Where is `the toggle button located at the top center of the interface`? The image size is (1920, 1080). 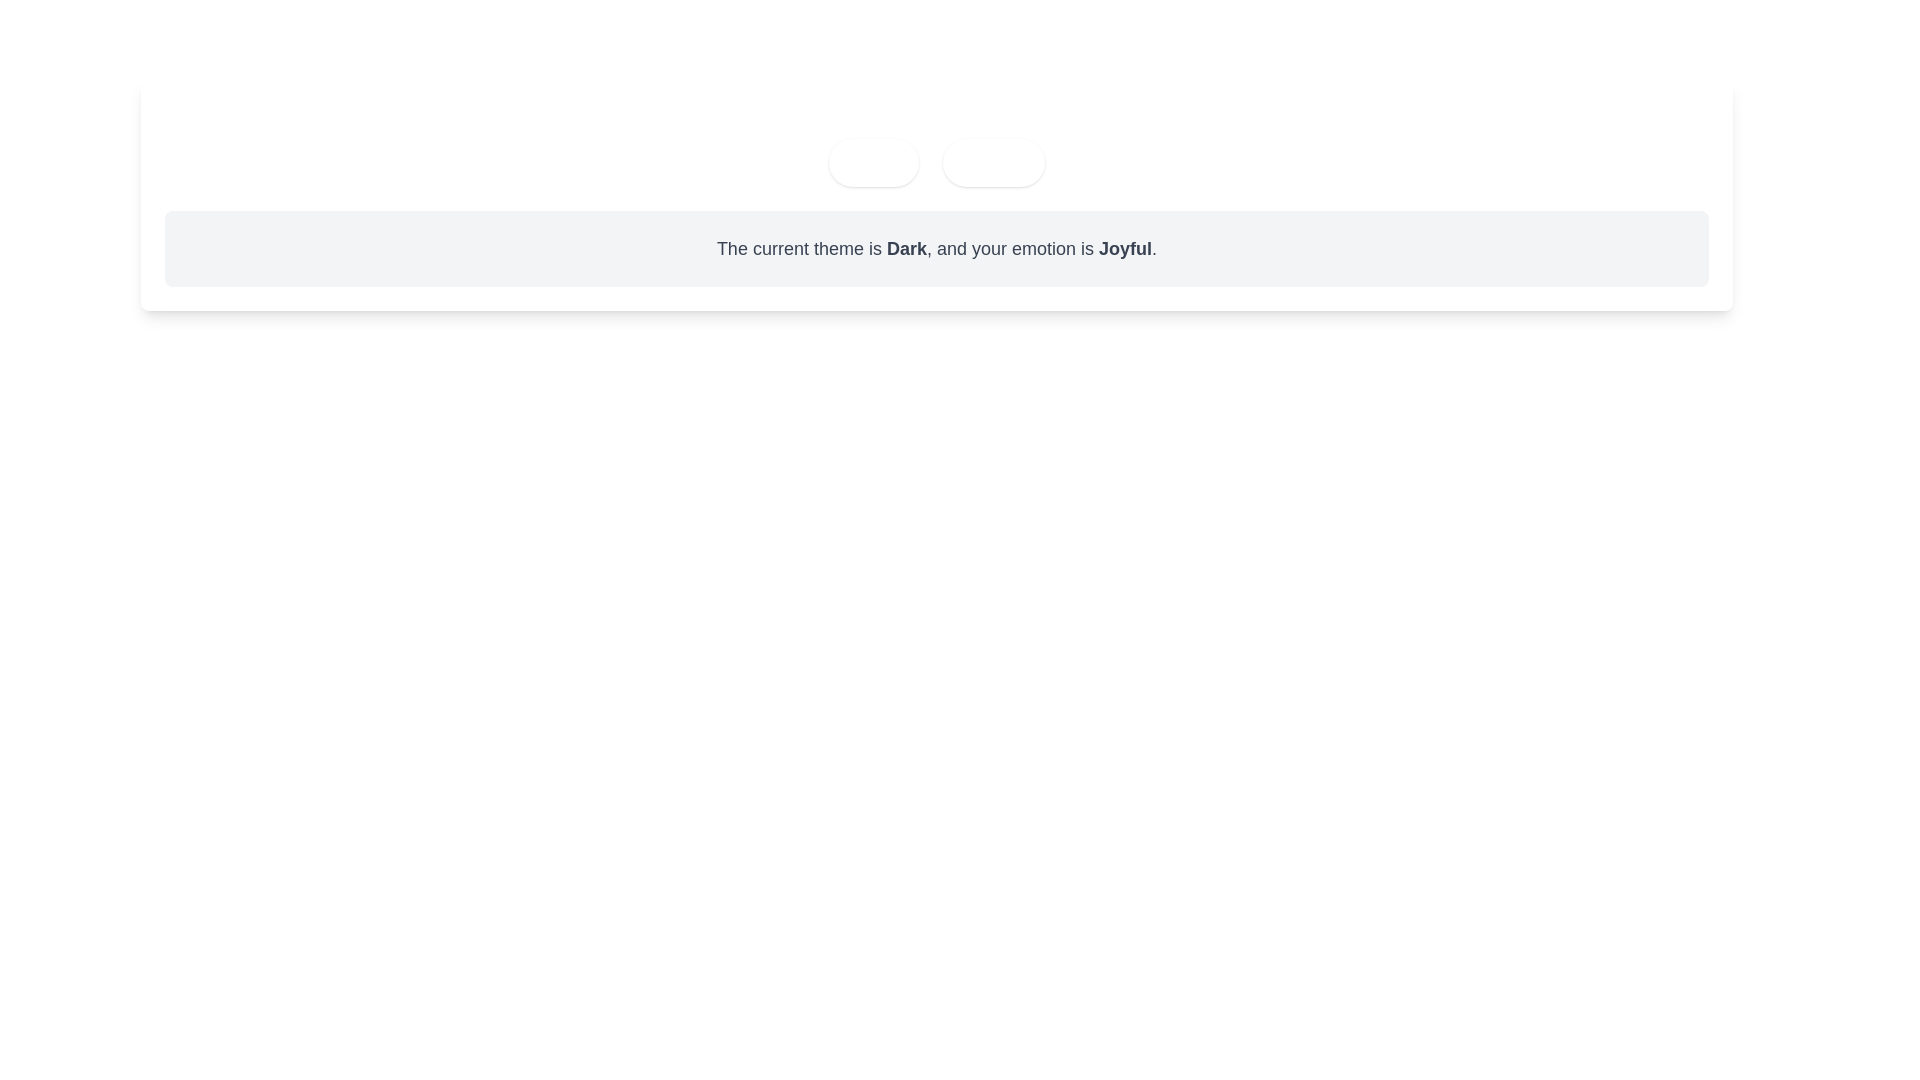 the toggle button located at the top center of the interface is located at coordinates (873, 161).